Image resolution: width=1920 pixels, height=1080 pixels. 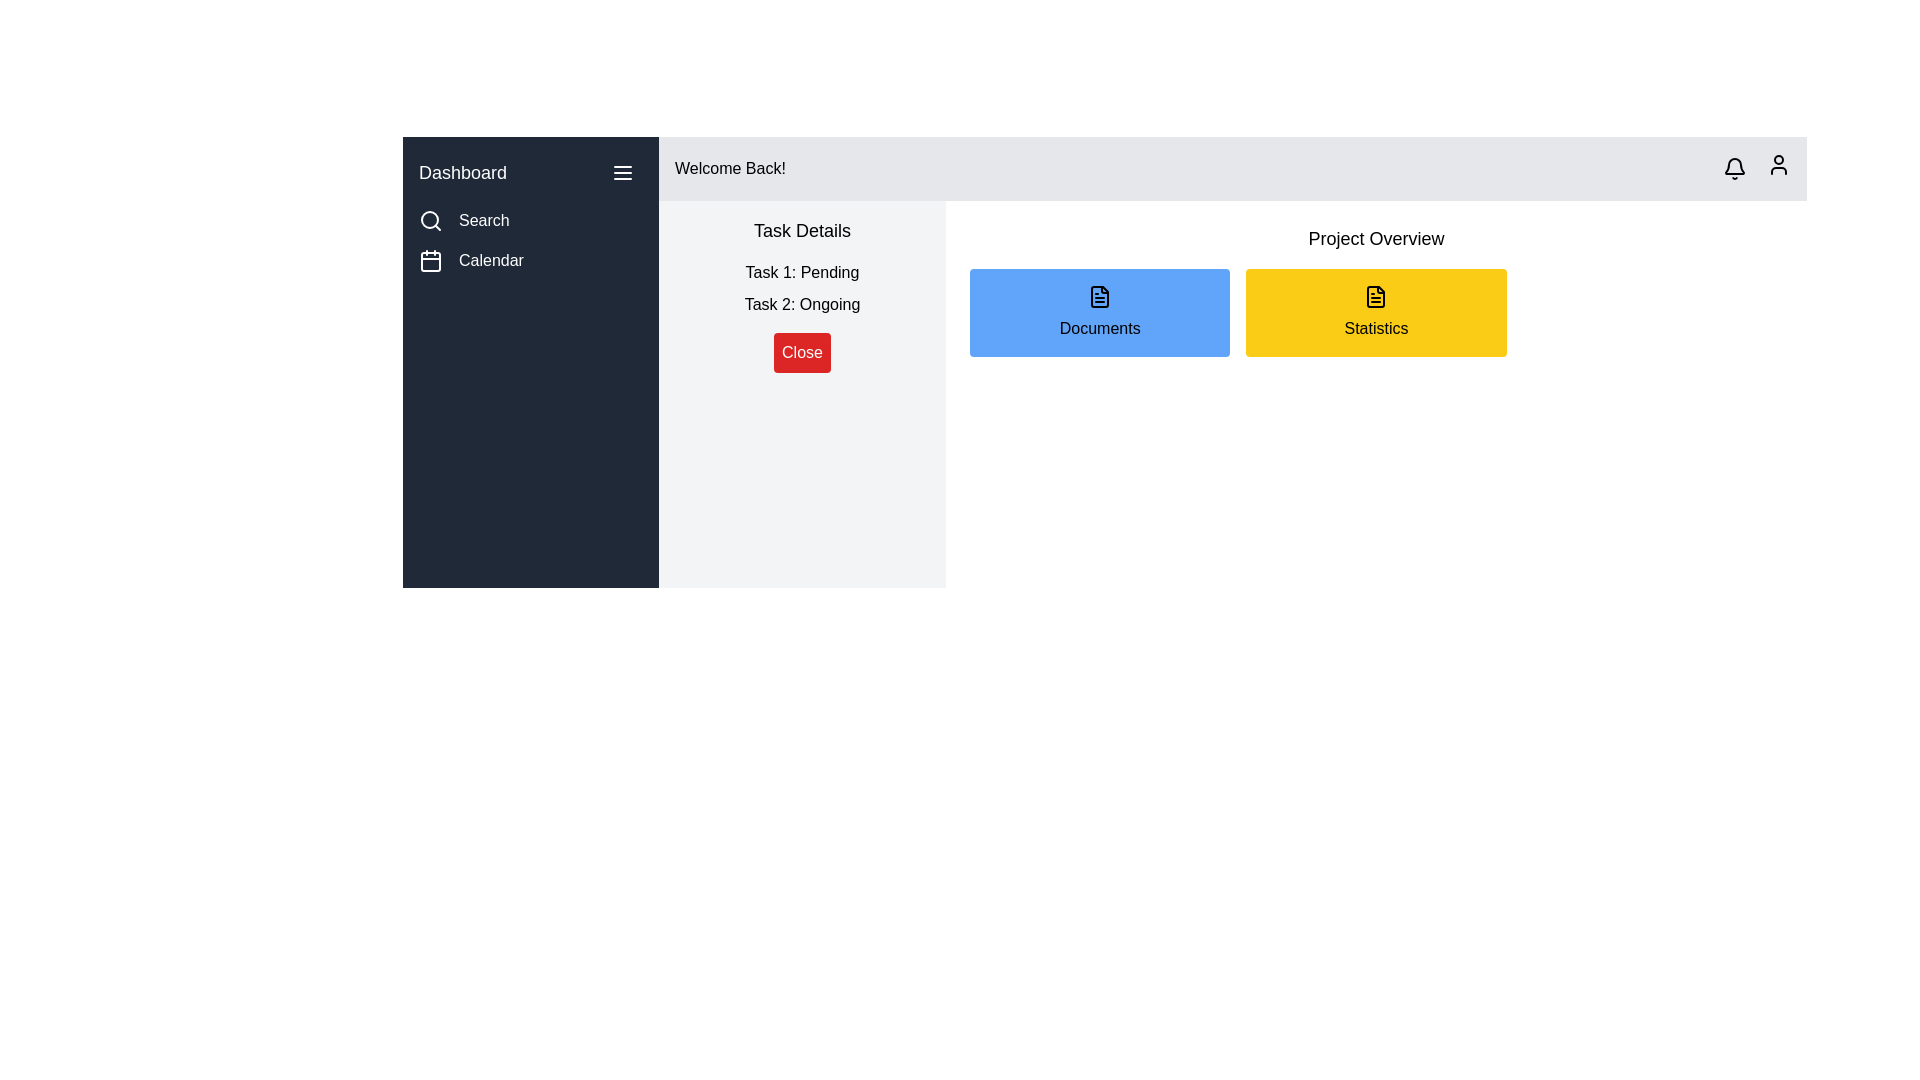 What do you see at coordinates (1375, 297) in the screenshot?
I see `the yellow file/document icon located in the second box labeled 'Statistics' within the 'Project Overview' section of the application interface` at bounding box center [1375, 297].